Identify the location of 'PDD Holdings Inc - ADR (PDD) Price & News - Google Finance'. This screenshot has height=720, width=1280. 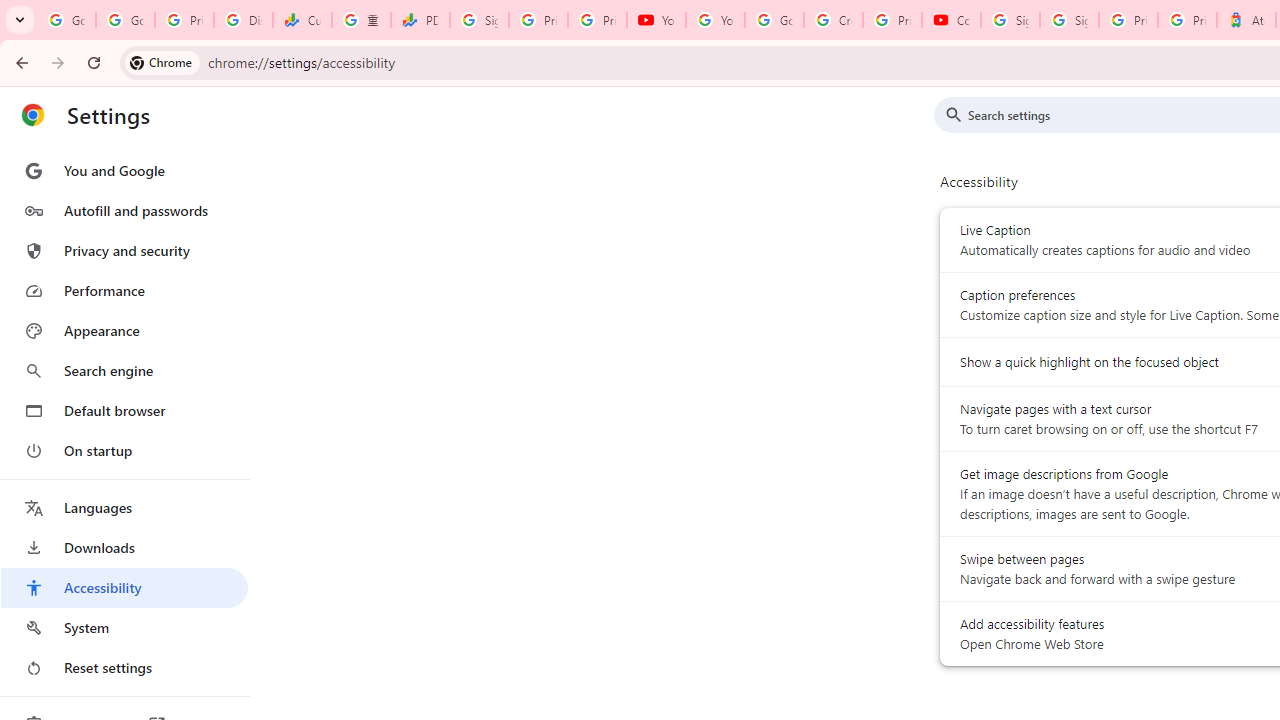
(419, 20).